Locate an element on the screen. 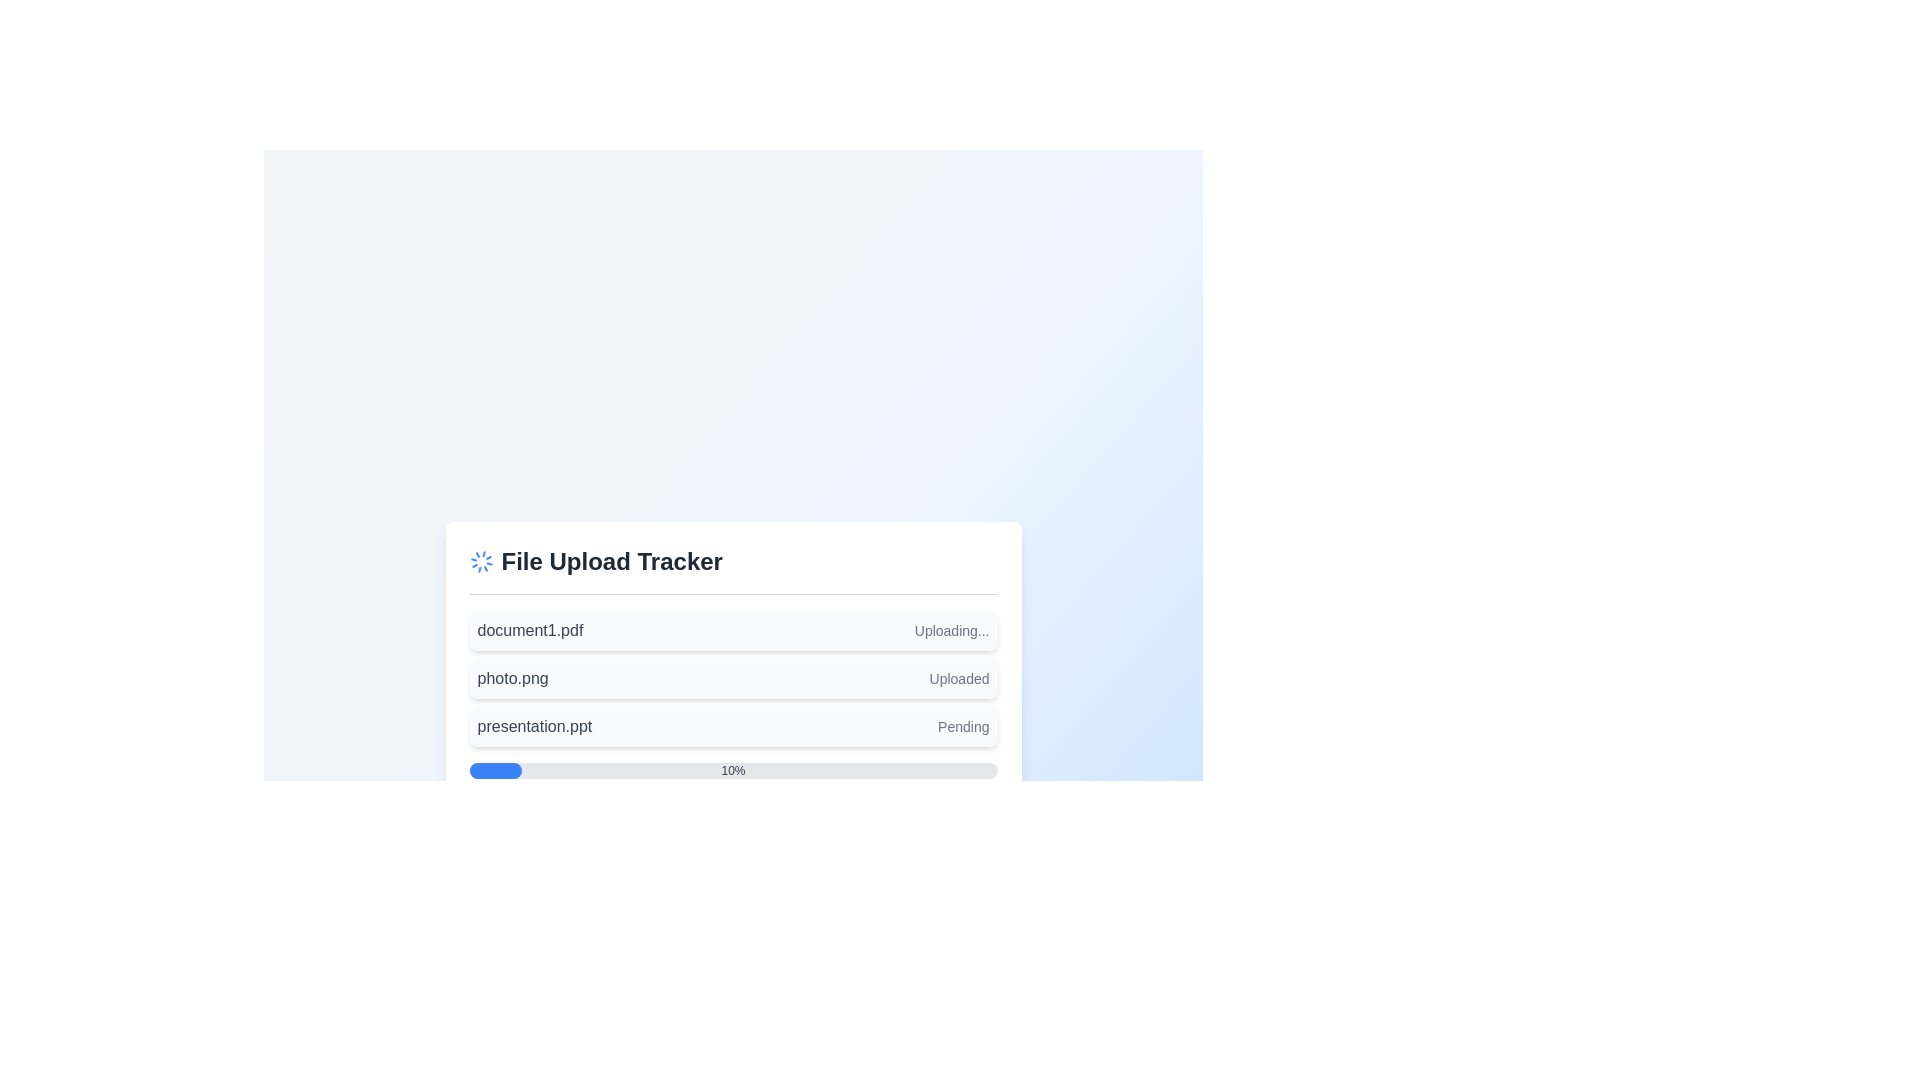  the small gray text label indicating the status 'Uploaded' next to the file name 'photo.png' is located at coordinates (958, 677).